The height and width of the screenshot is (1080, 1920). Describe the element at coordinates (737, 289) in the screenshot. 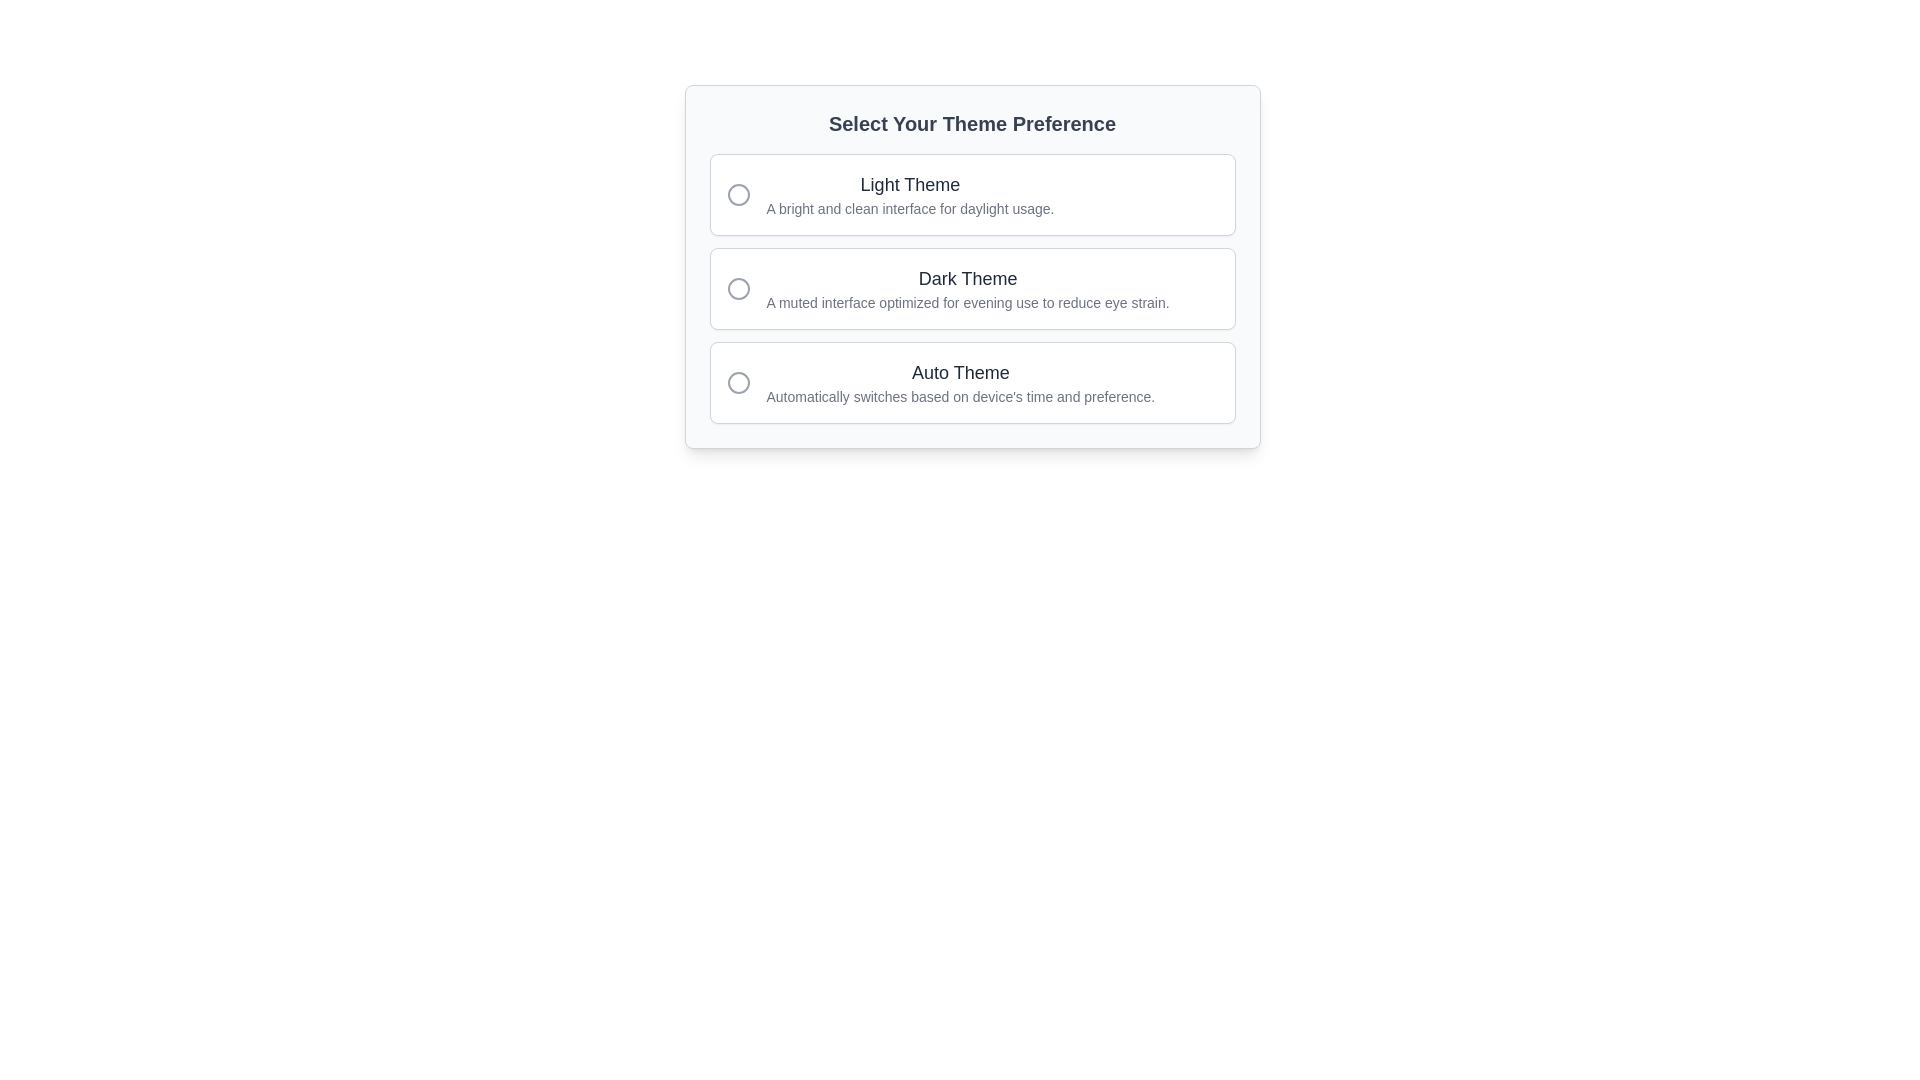

I see `the small round icon with a gray outline located to the left of the 'Dark Theme' option text in the theme selection list` at that location.